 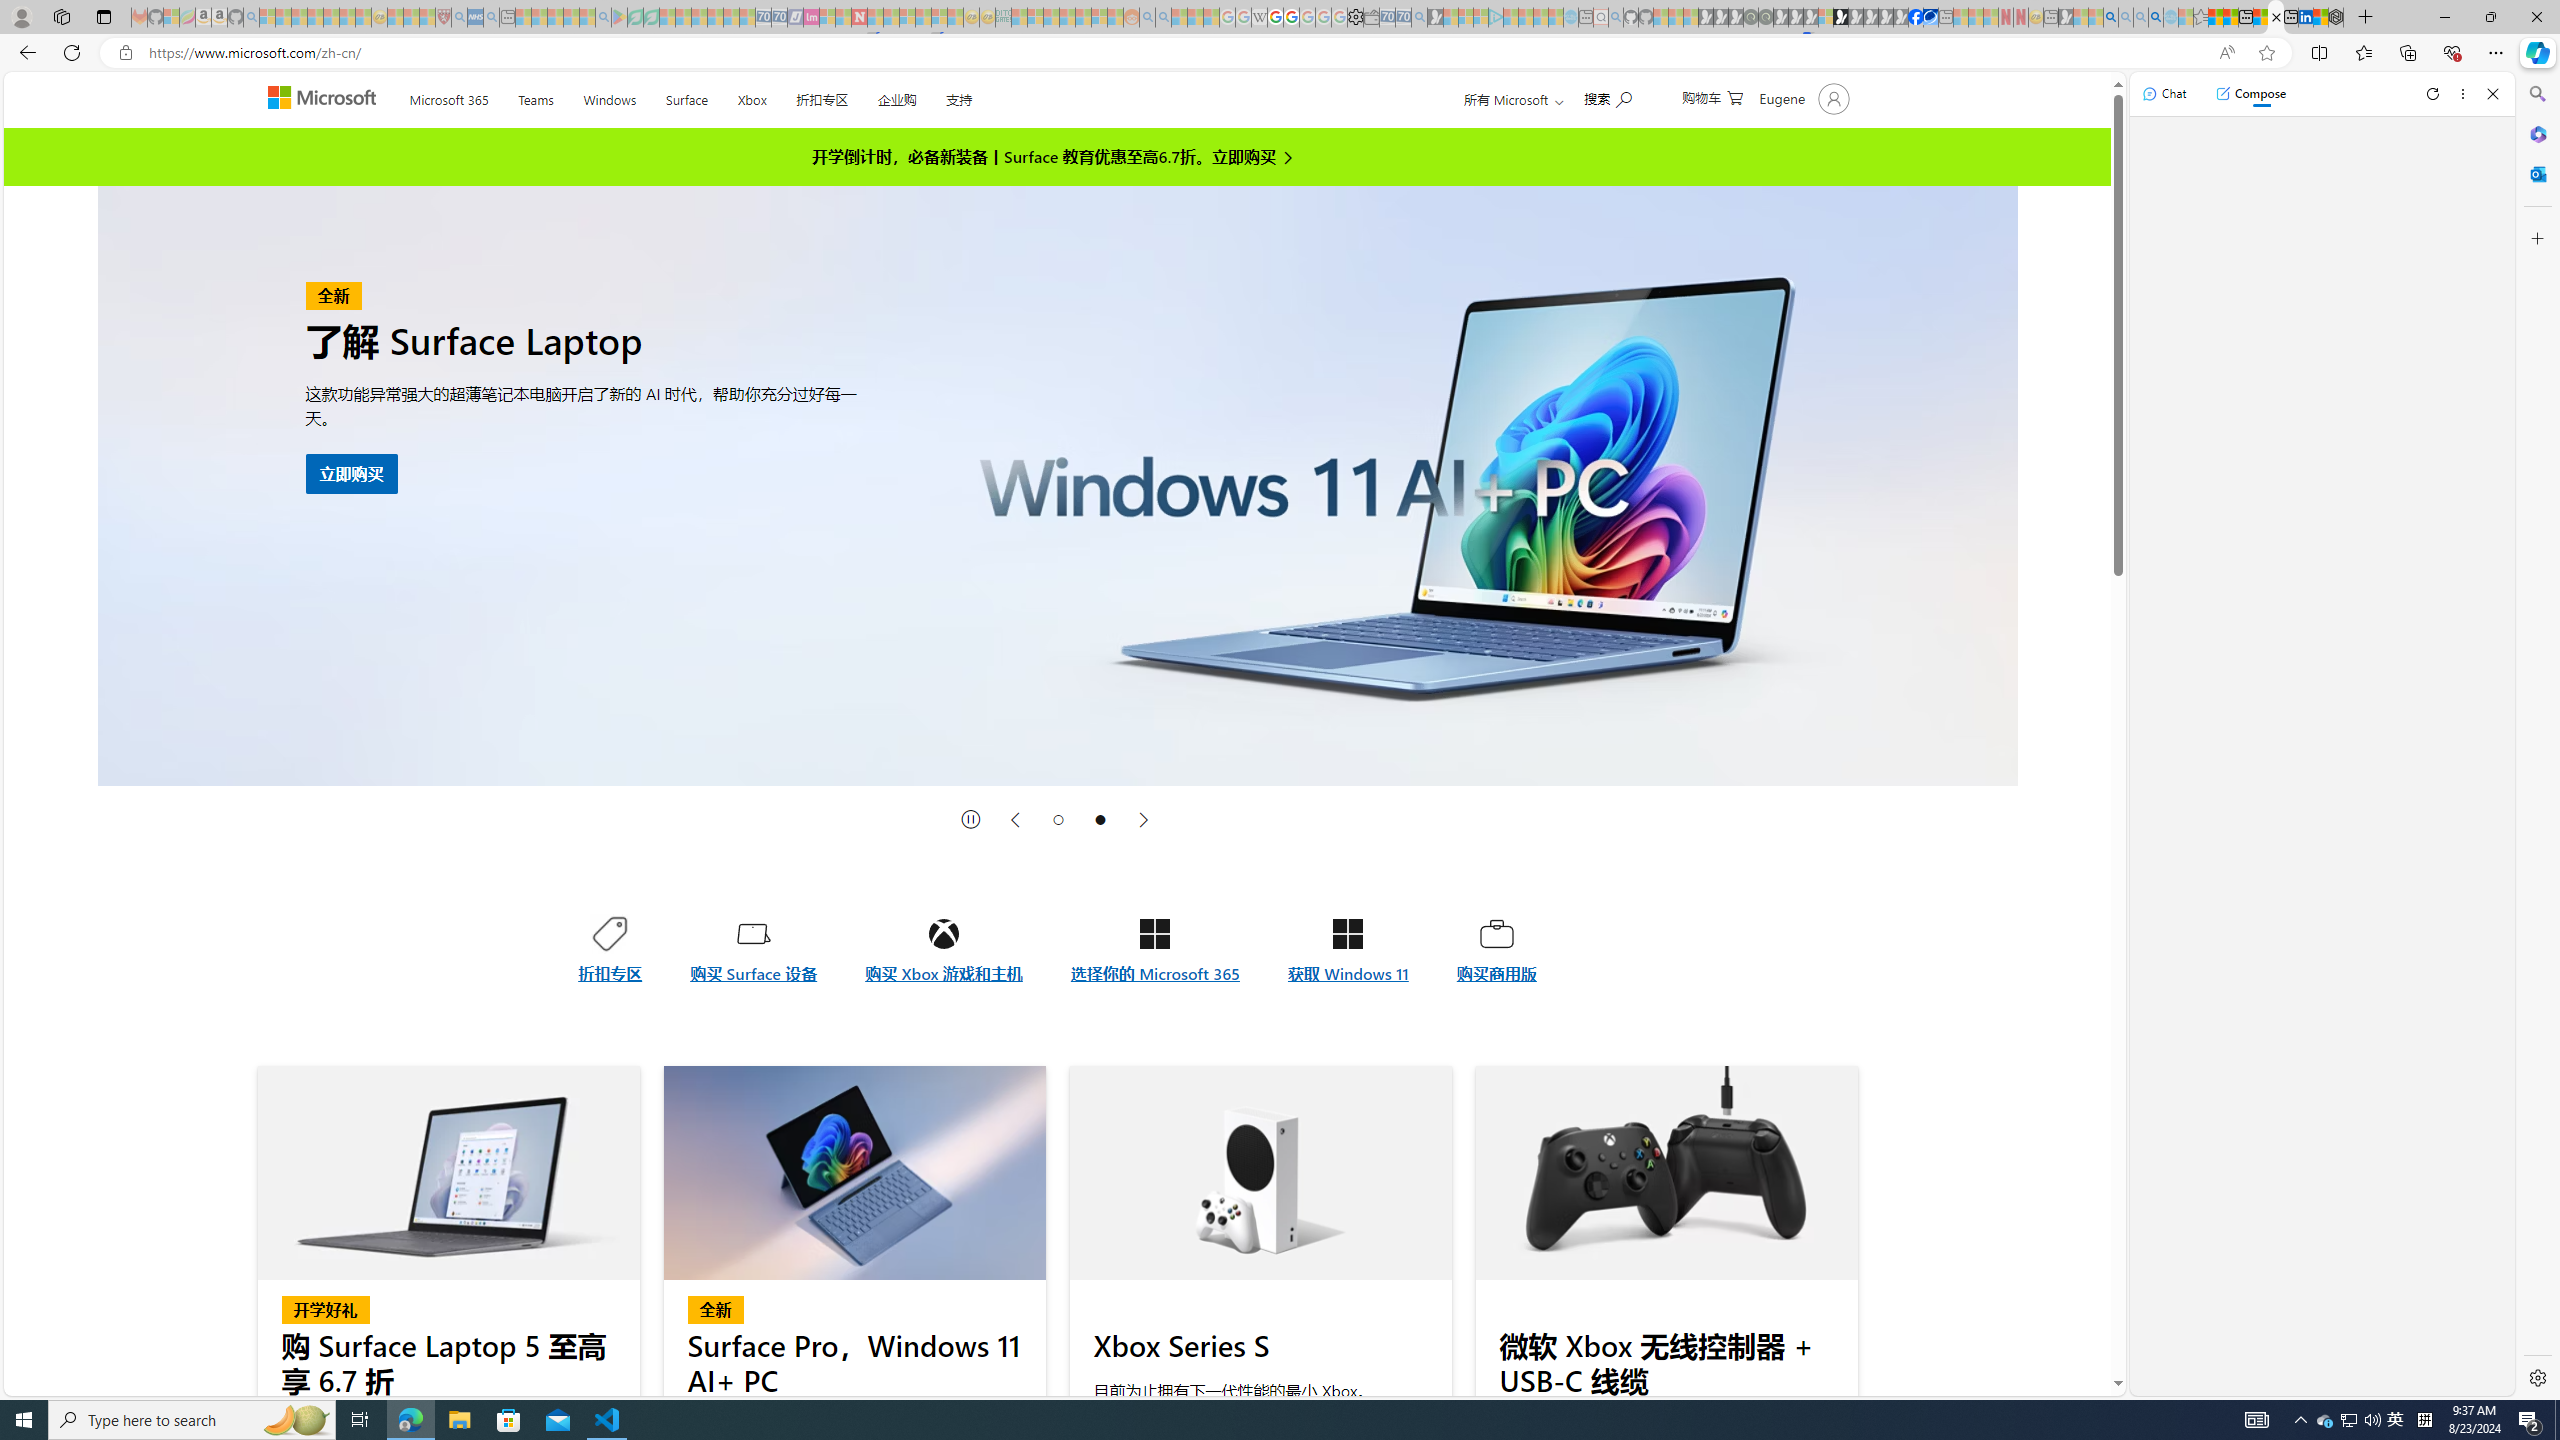 What do you see at coordinates (2537, 735) in the screenshot?
I see `'Side bar'` at bounding box center [2537, 735].